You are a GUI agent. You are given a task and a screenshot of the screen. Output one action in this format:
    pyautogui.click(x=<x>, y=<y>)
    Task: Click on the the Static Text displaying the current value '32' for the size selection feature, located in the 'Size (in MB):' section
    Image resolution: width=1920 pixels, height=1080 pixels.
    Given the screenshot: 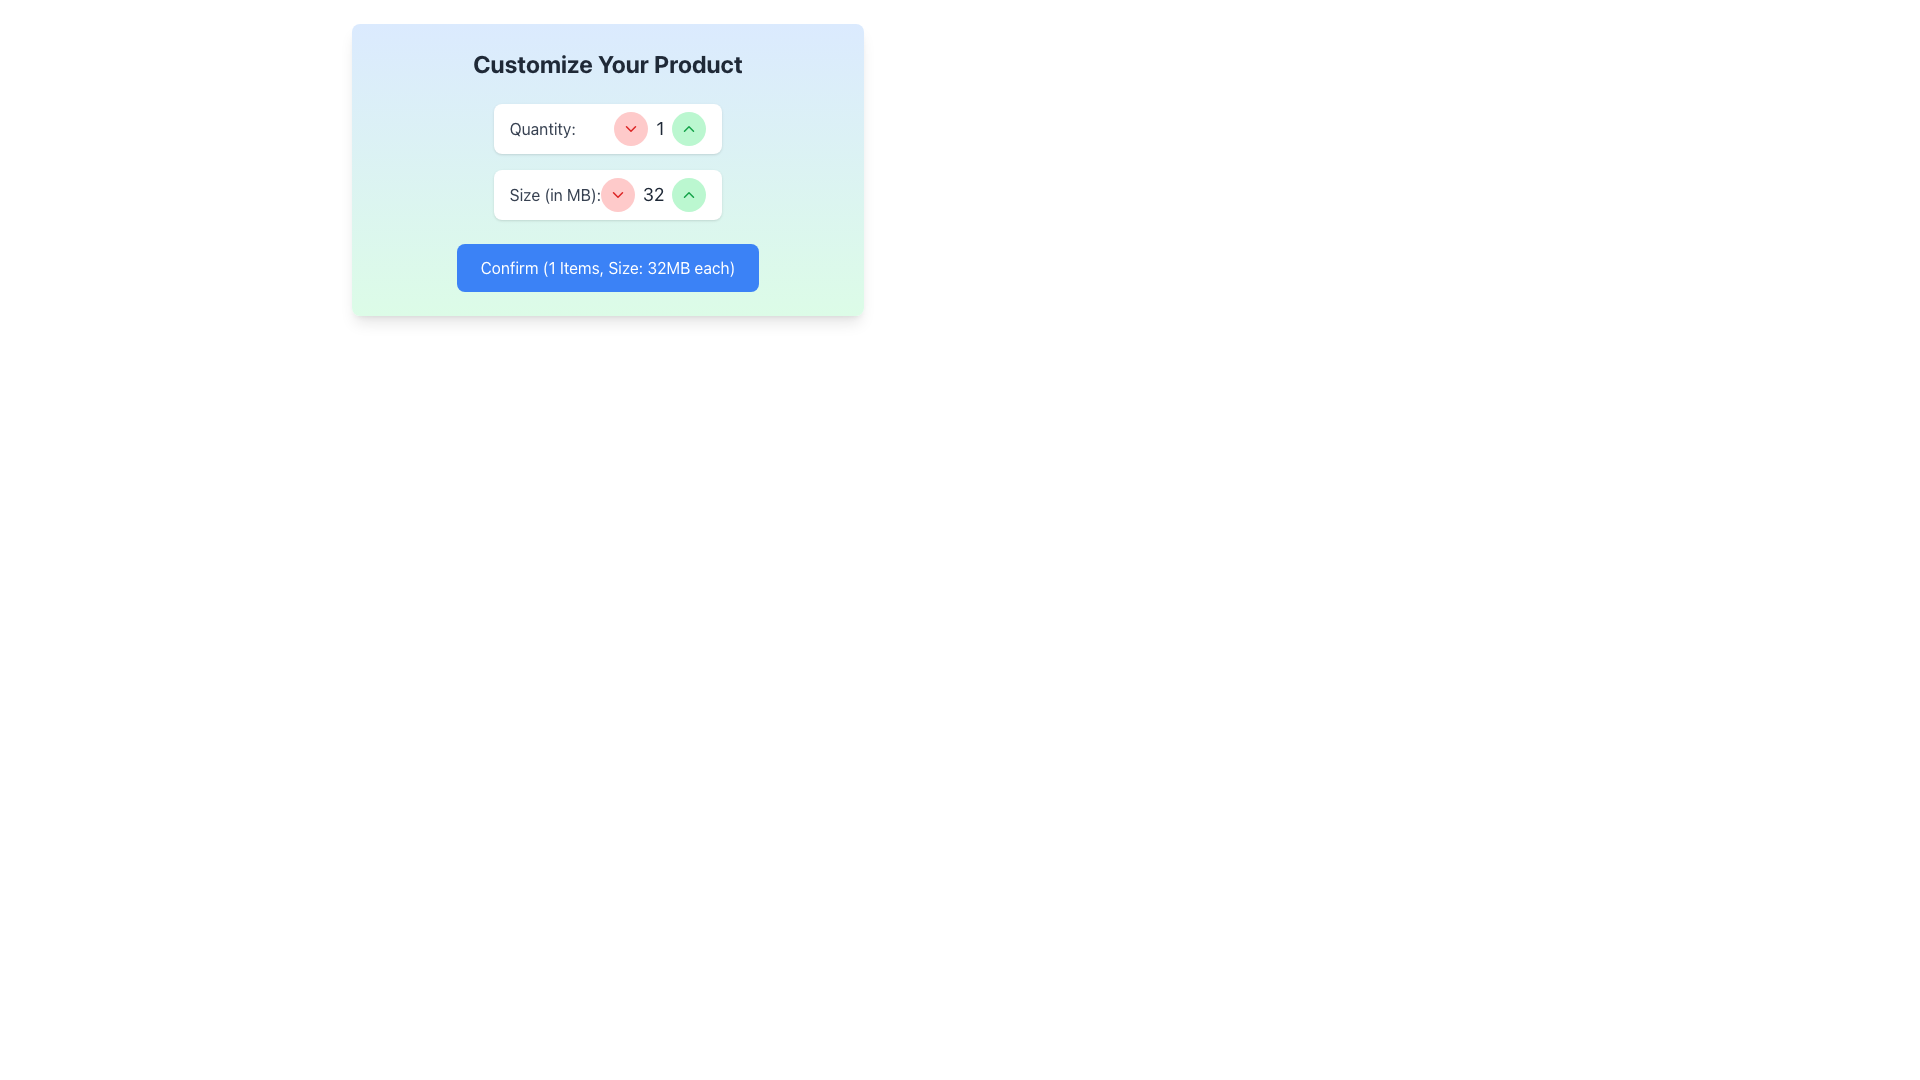 What is the action you would take?
    pyautogui.click(x=653, y=195)
    